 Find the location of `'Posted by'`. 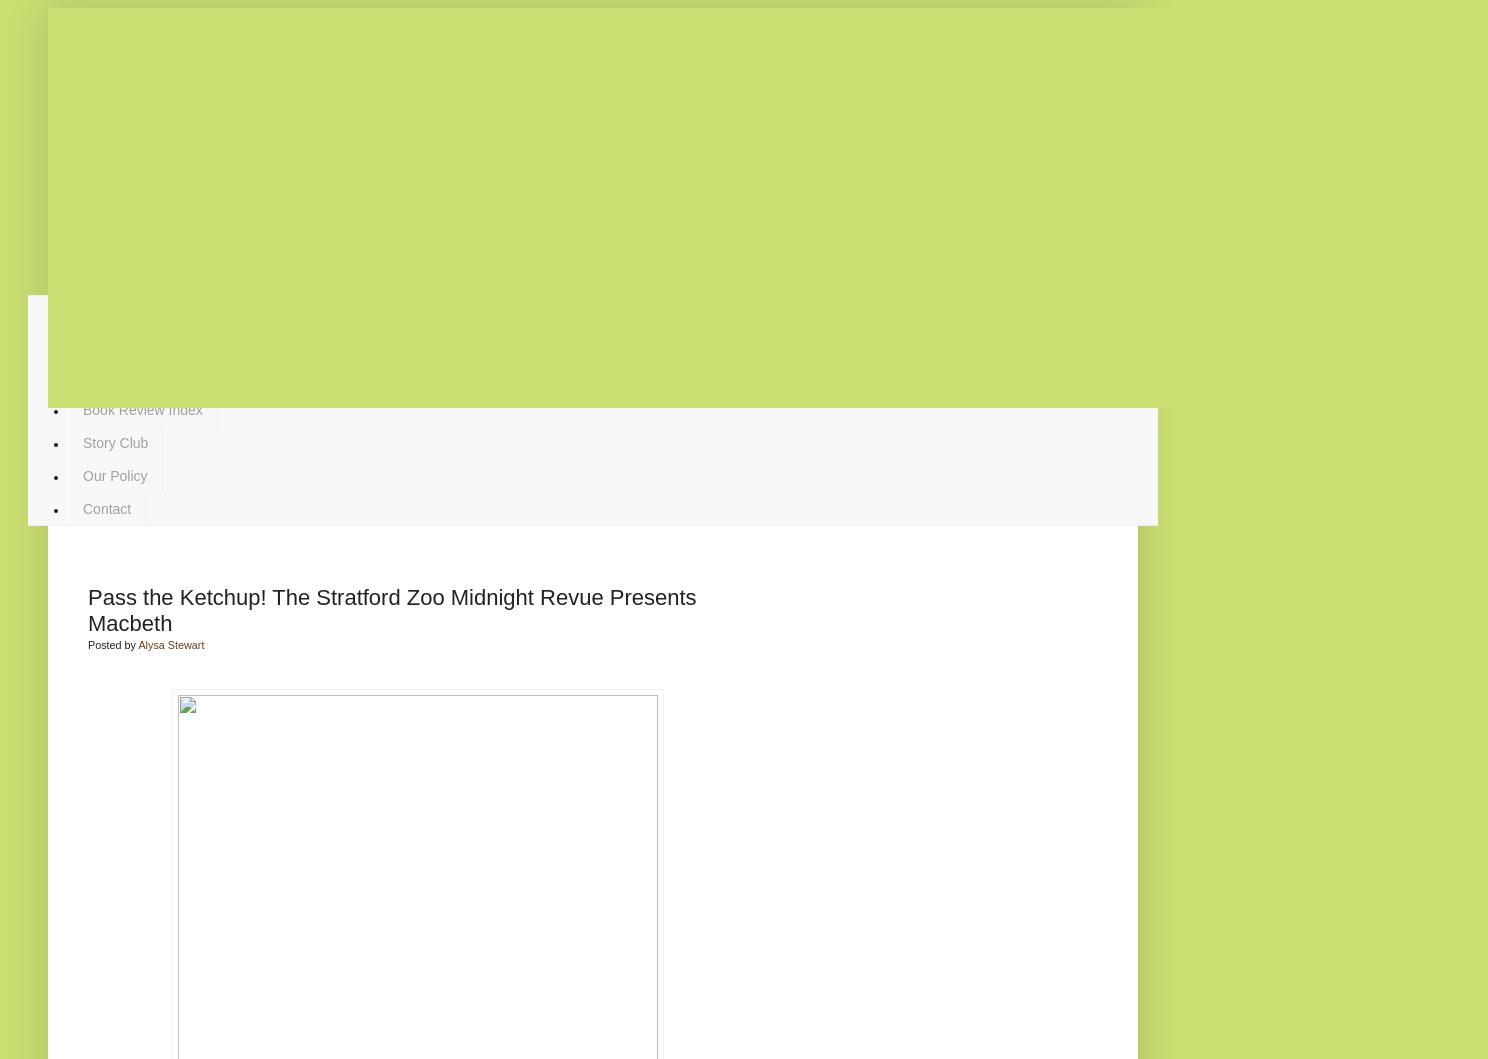

'Posted by' is located at coordinates (111, 643).